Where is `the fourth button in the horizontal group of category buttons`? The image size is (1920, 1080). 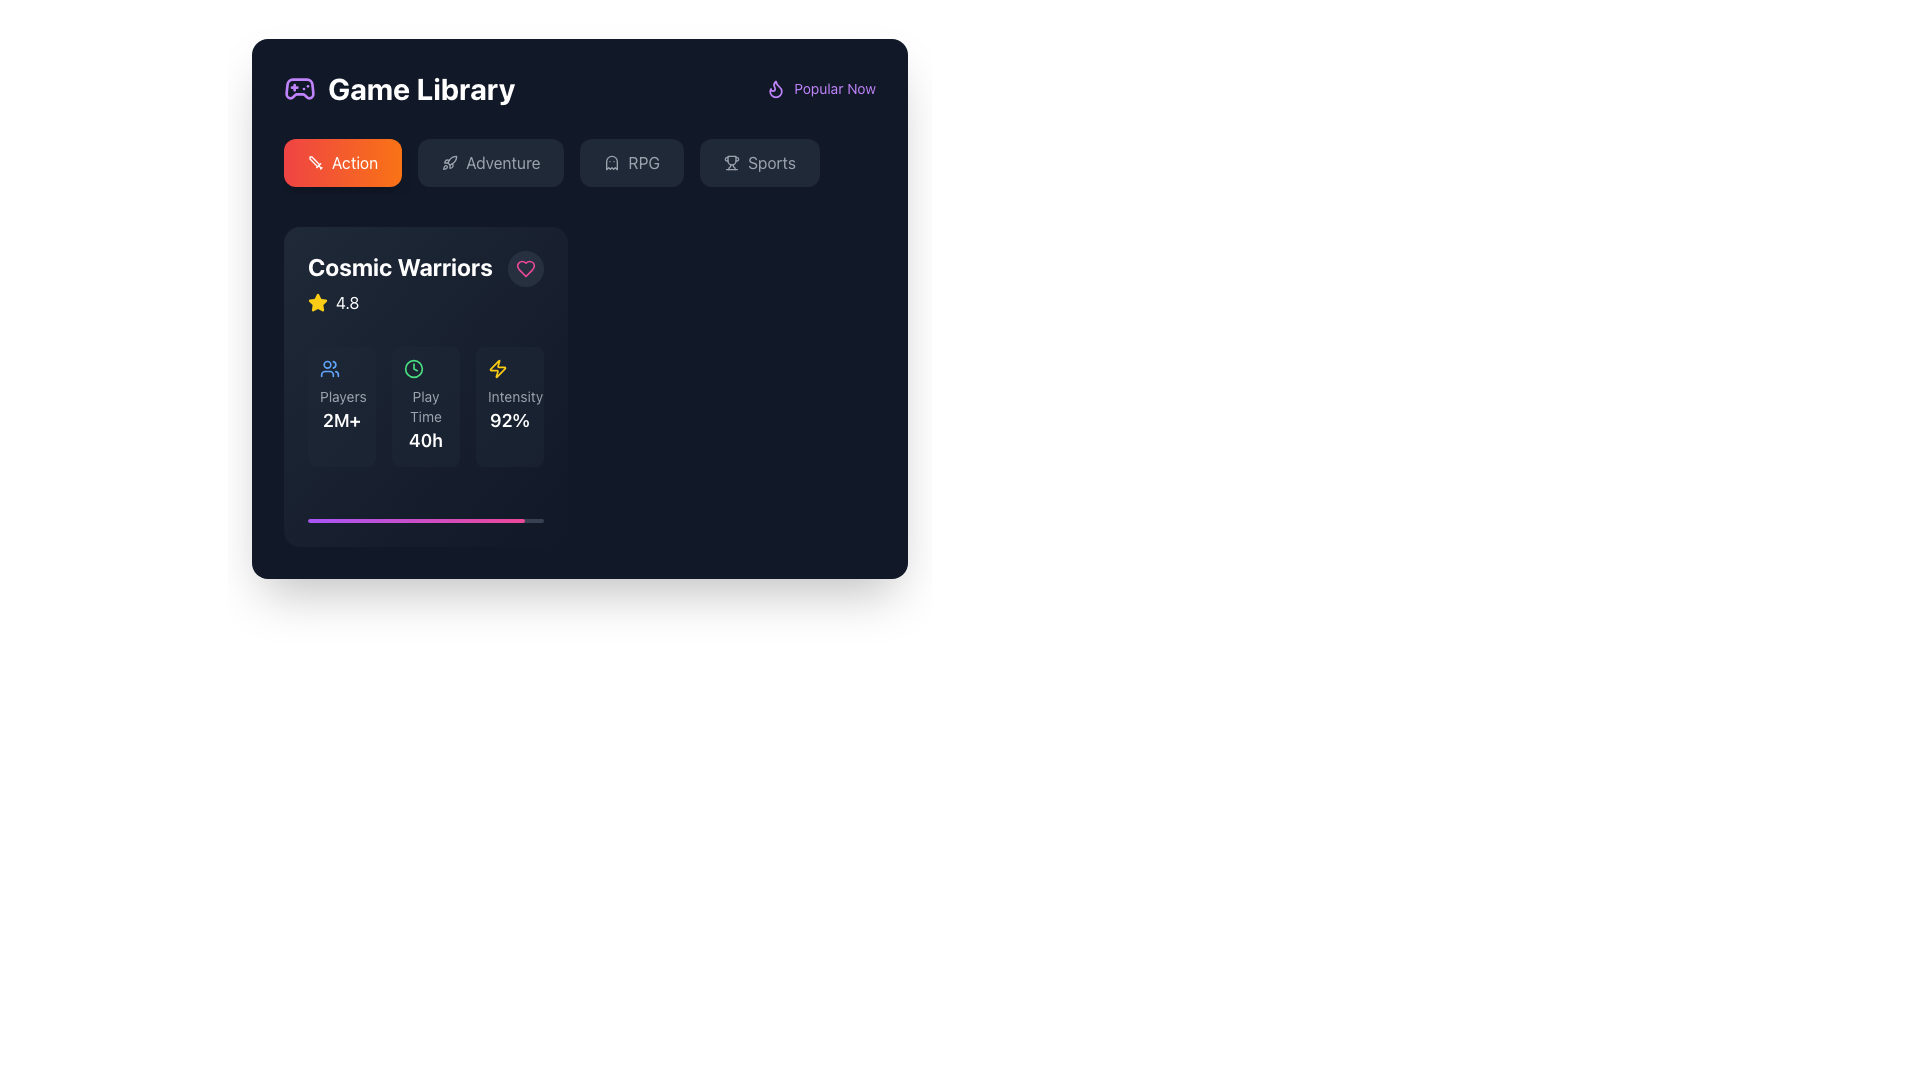
the fourth button in the horizontal group of category buttons is located at coordinates (758, 161).